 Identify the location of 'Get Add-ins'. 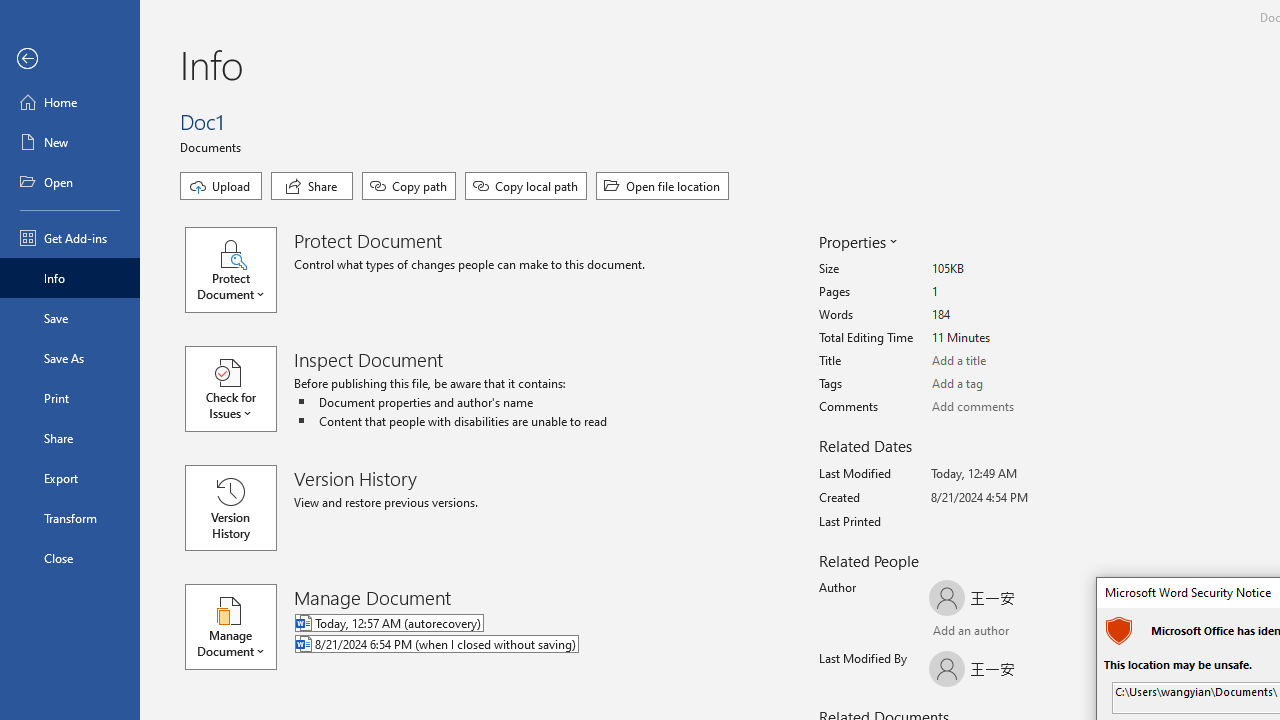
(69, 236).